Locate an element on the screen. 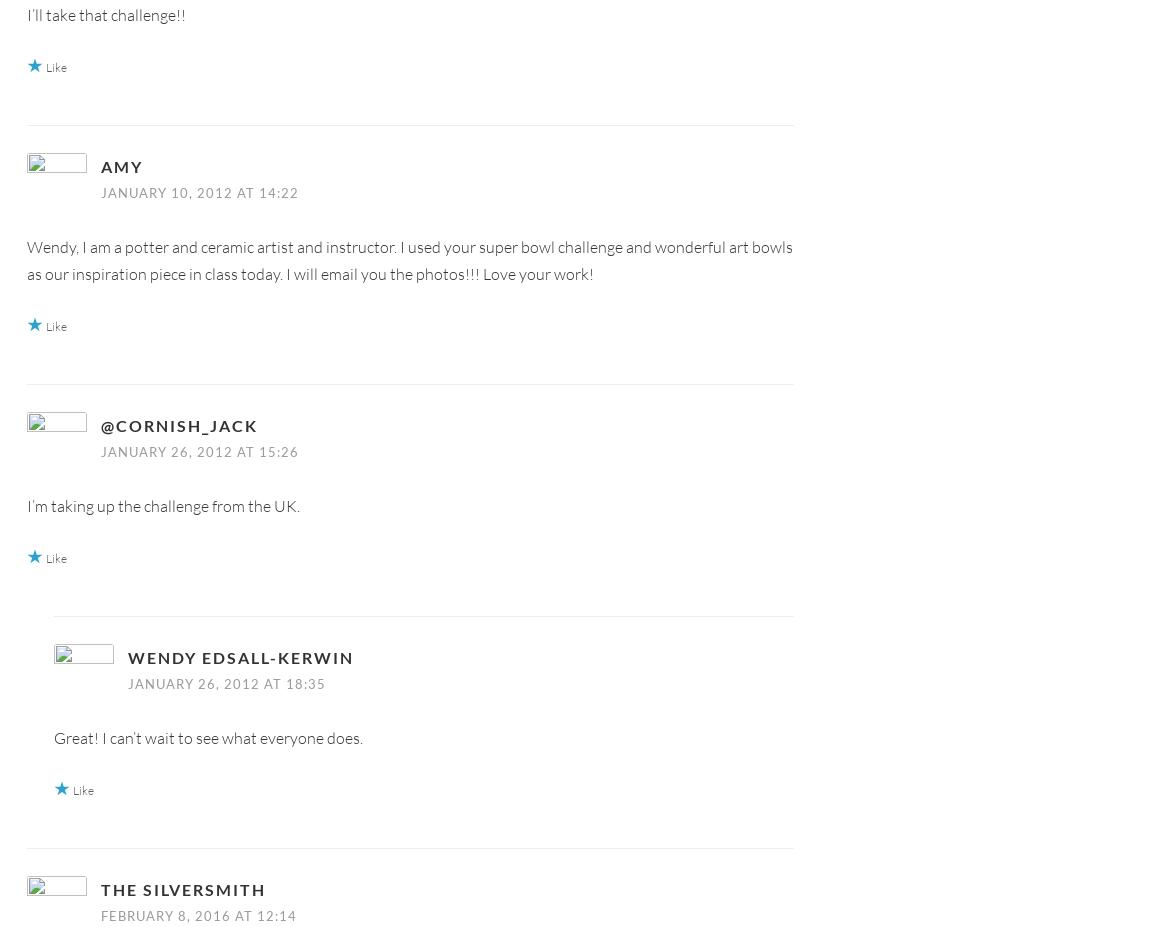  'February 8, 2016 at 12:14' is located at coordinates (197, 915).